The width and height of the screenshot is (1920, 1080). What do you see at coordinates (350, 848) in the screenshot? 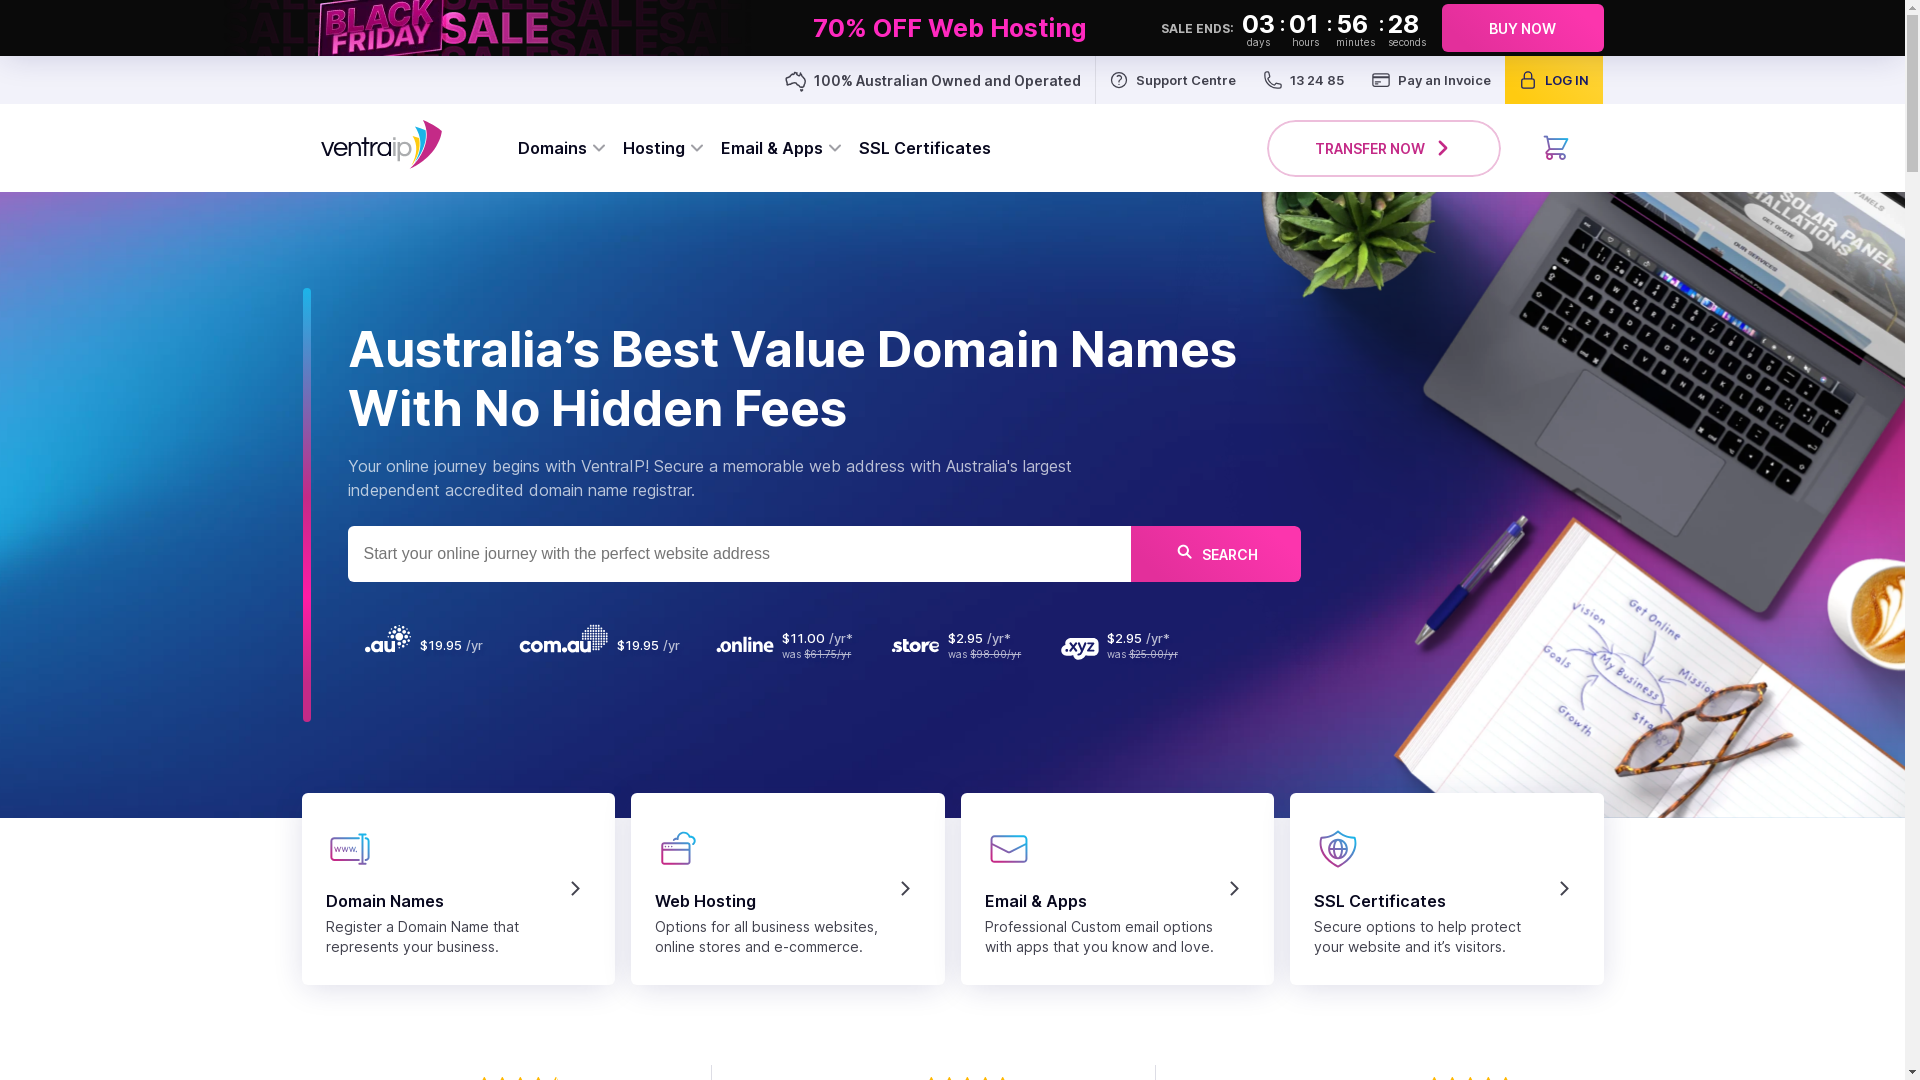
I see `'domains'` at bounding box center [350, 848].